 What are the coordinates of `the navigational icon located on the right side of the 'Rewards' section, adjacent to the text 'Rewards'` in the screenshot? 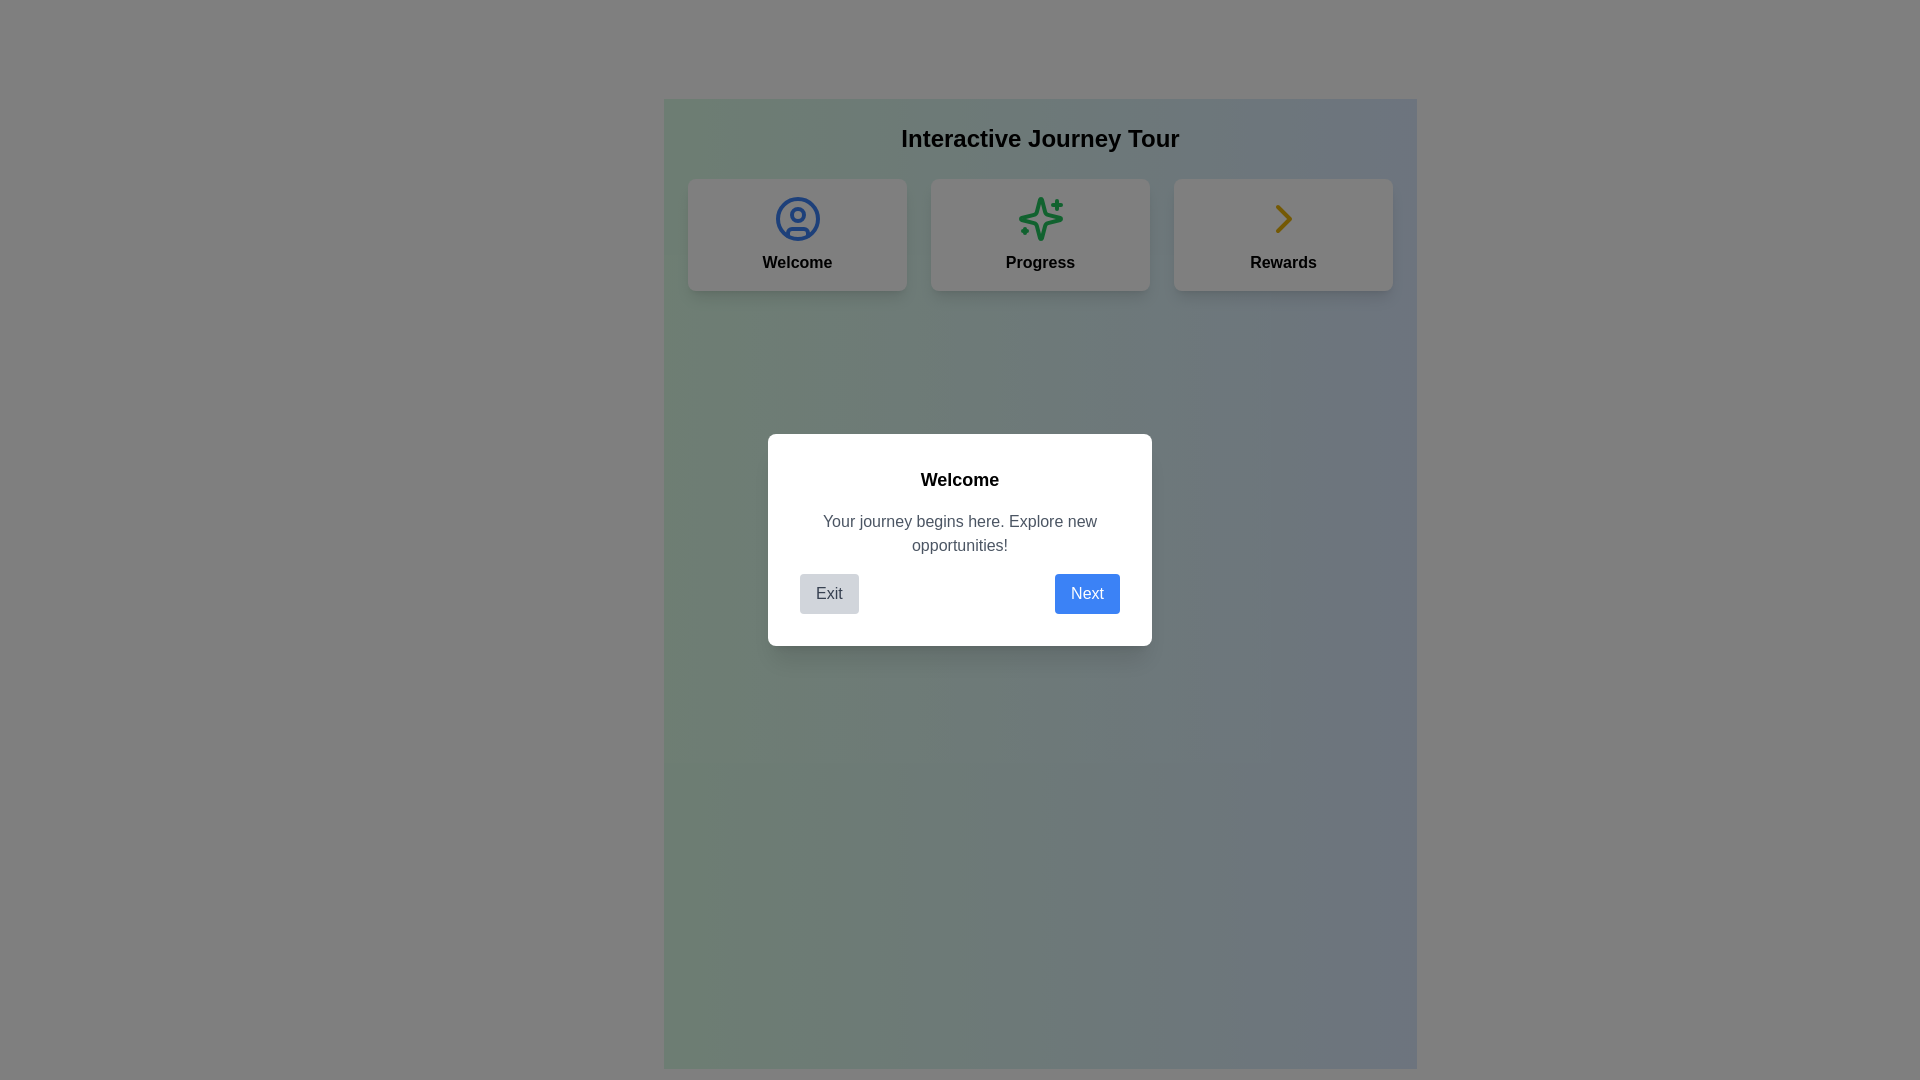 It's located at (1283, 219).